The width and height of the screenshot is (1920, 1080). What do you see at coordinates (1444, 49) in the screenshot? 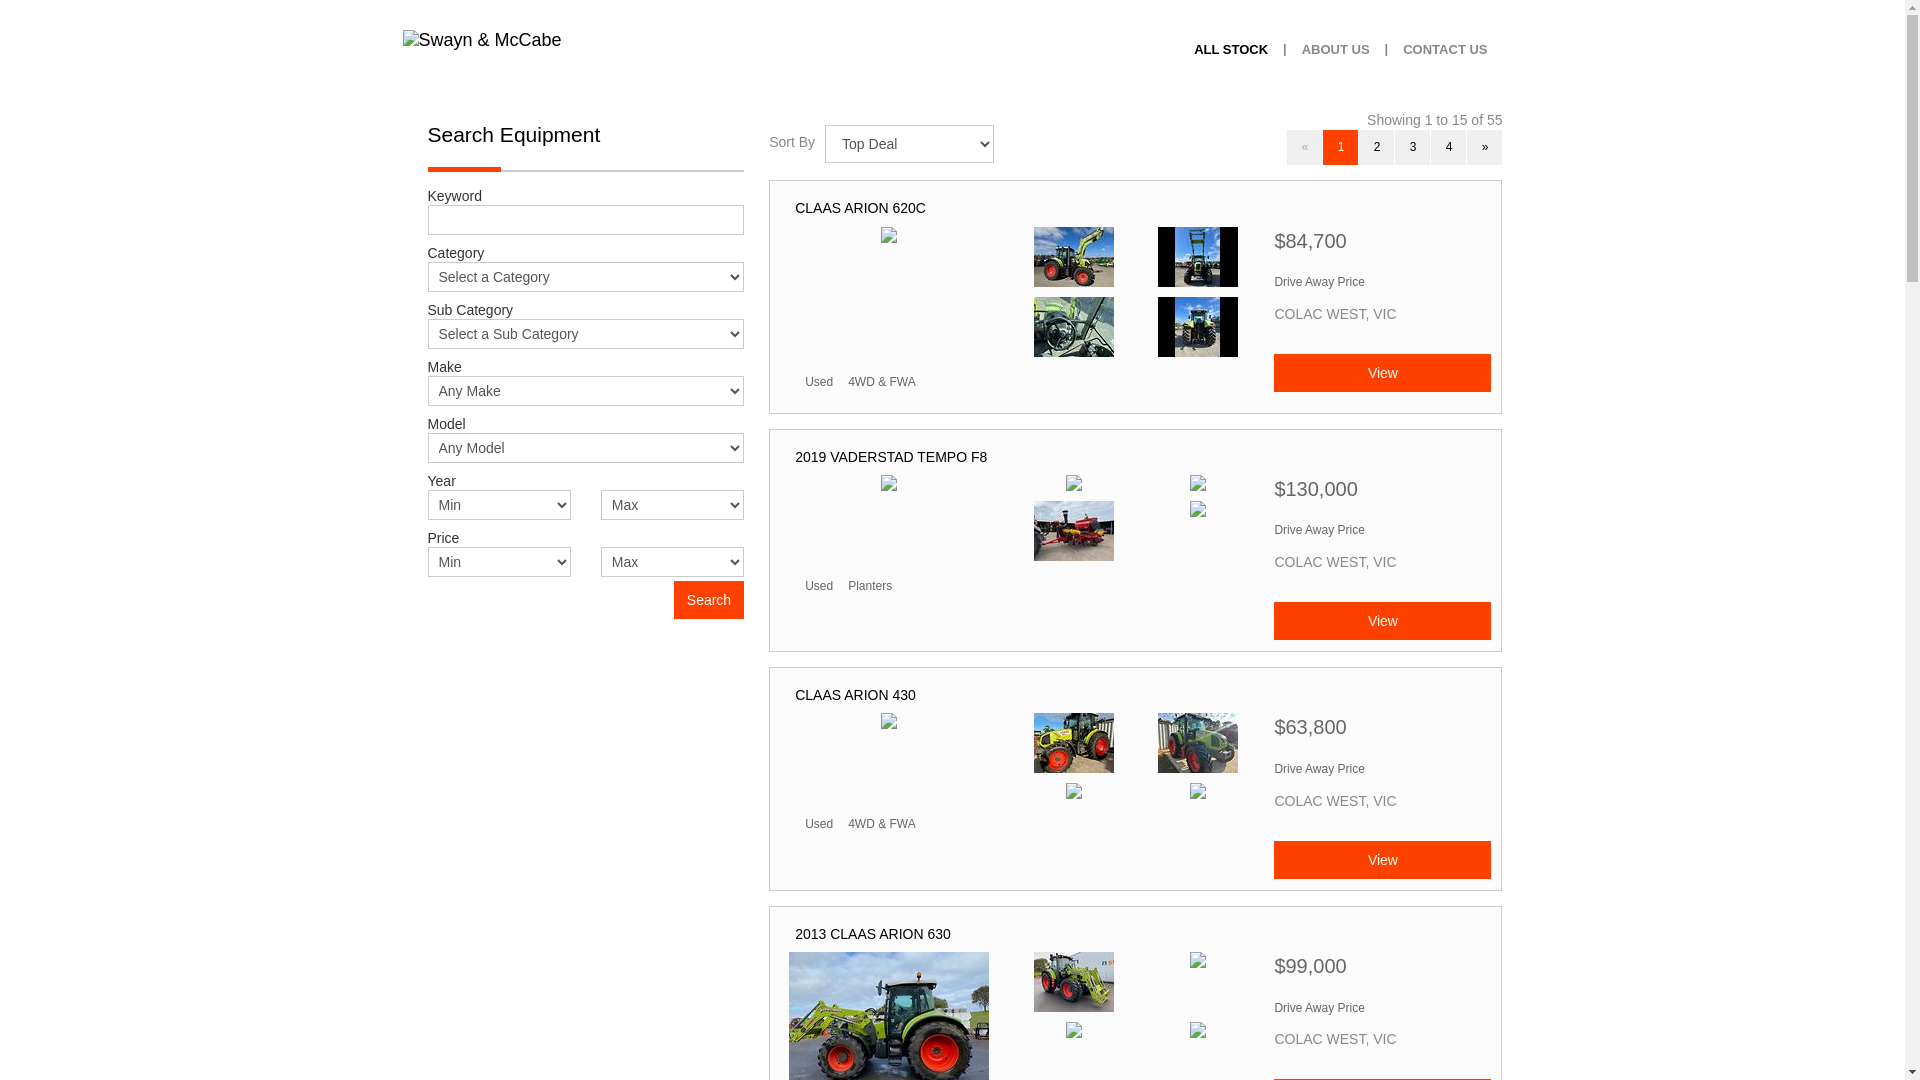
I see `'CONTACT US'` at bounding box center [1444, 49].